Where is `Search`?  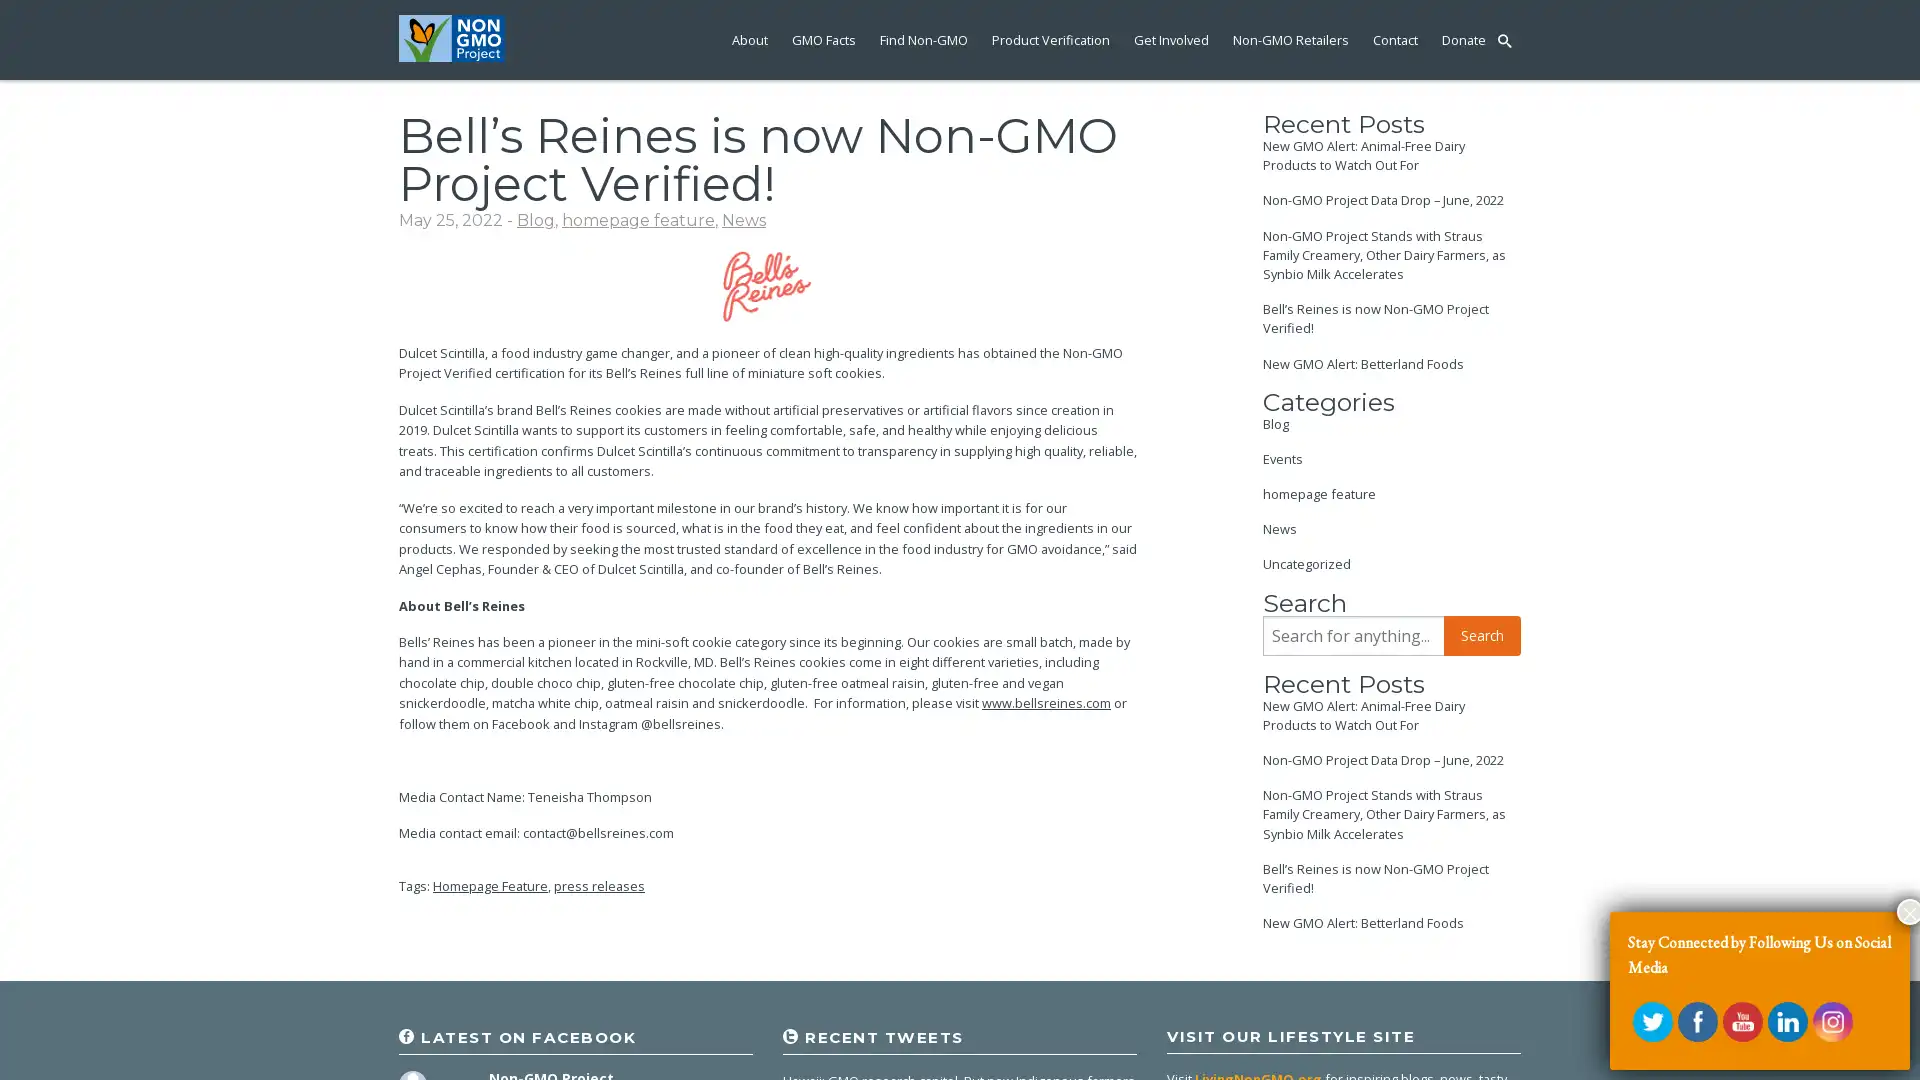
Search is located at coordinates (1482, 635).